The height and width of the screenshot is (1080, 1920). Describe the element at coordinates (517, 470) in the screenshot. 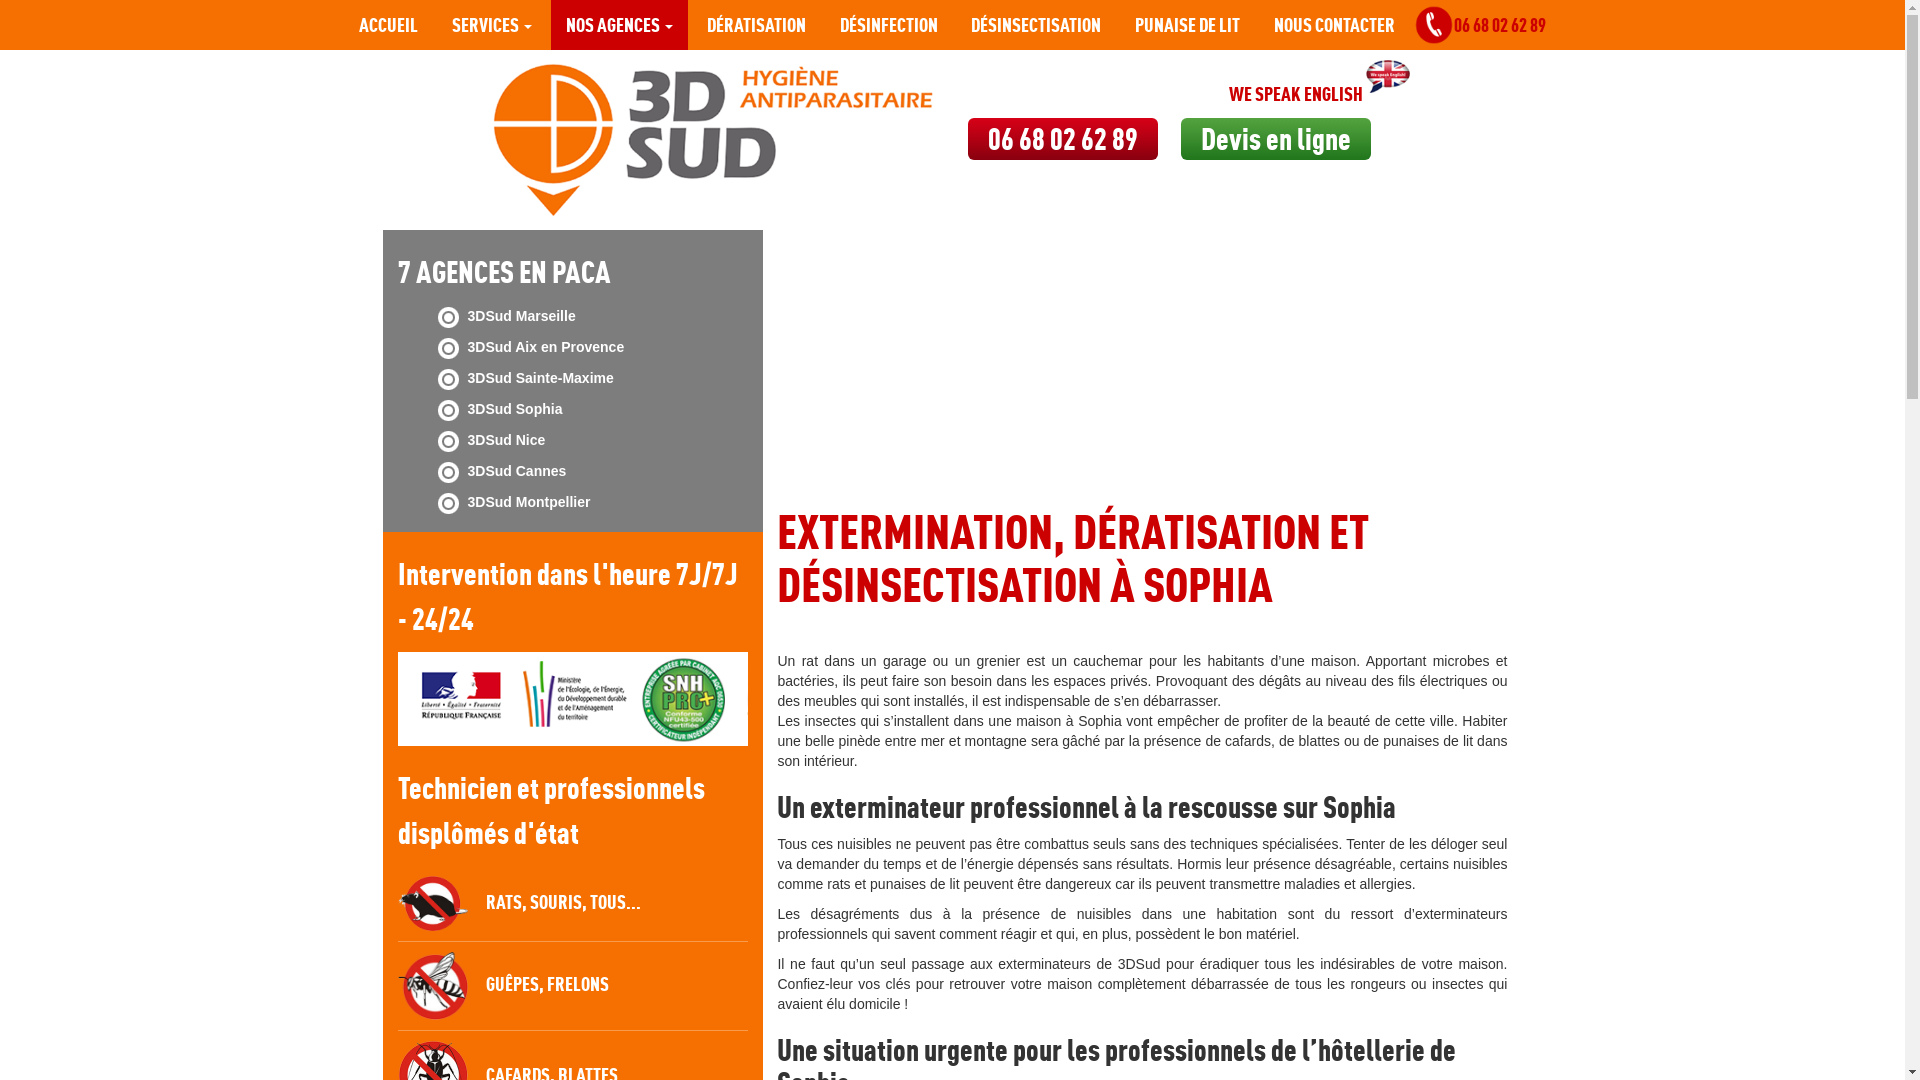

I see `'3DSud Cannes'` at that location.